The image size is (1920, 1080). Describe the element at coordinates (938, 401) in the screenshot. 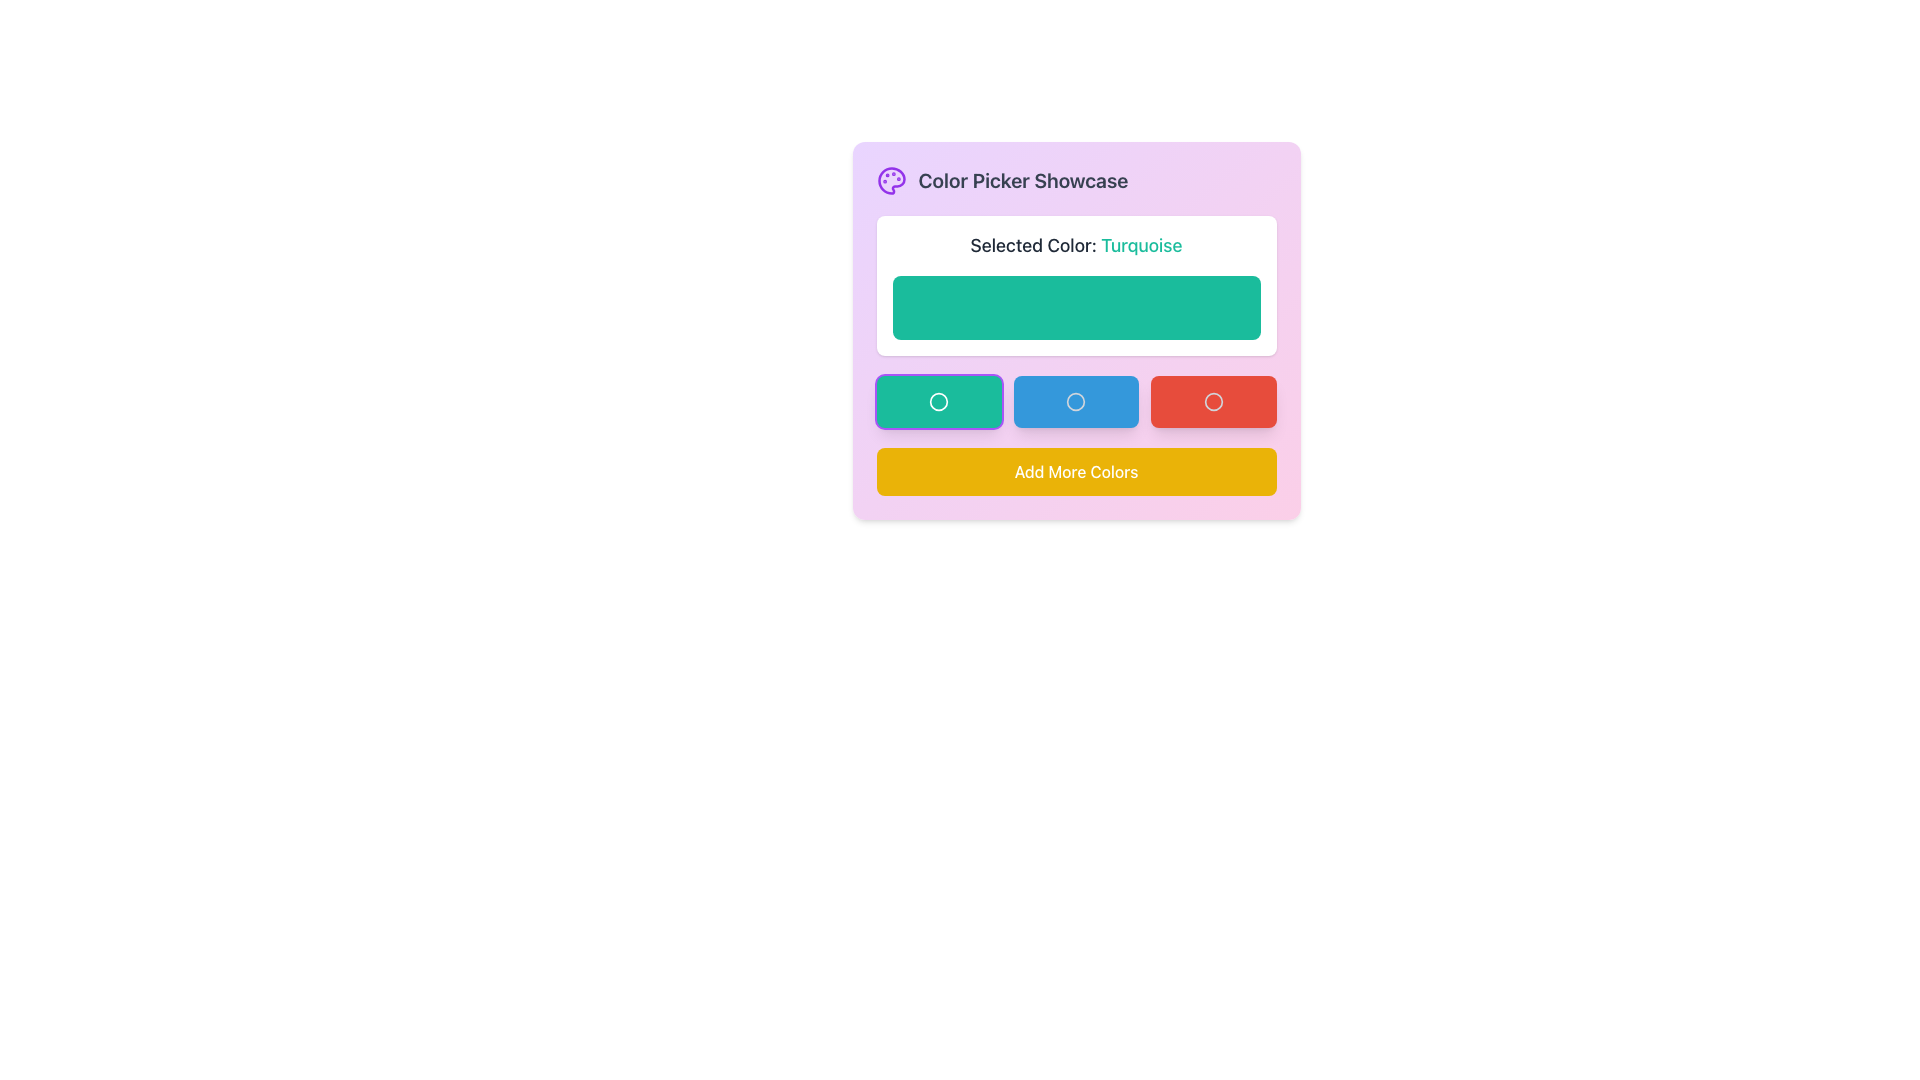

I see `the first icon in the turquoise section of the color picker` at that location.